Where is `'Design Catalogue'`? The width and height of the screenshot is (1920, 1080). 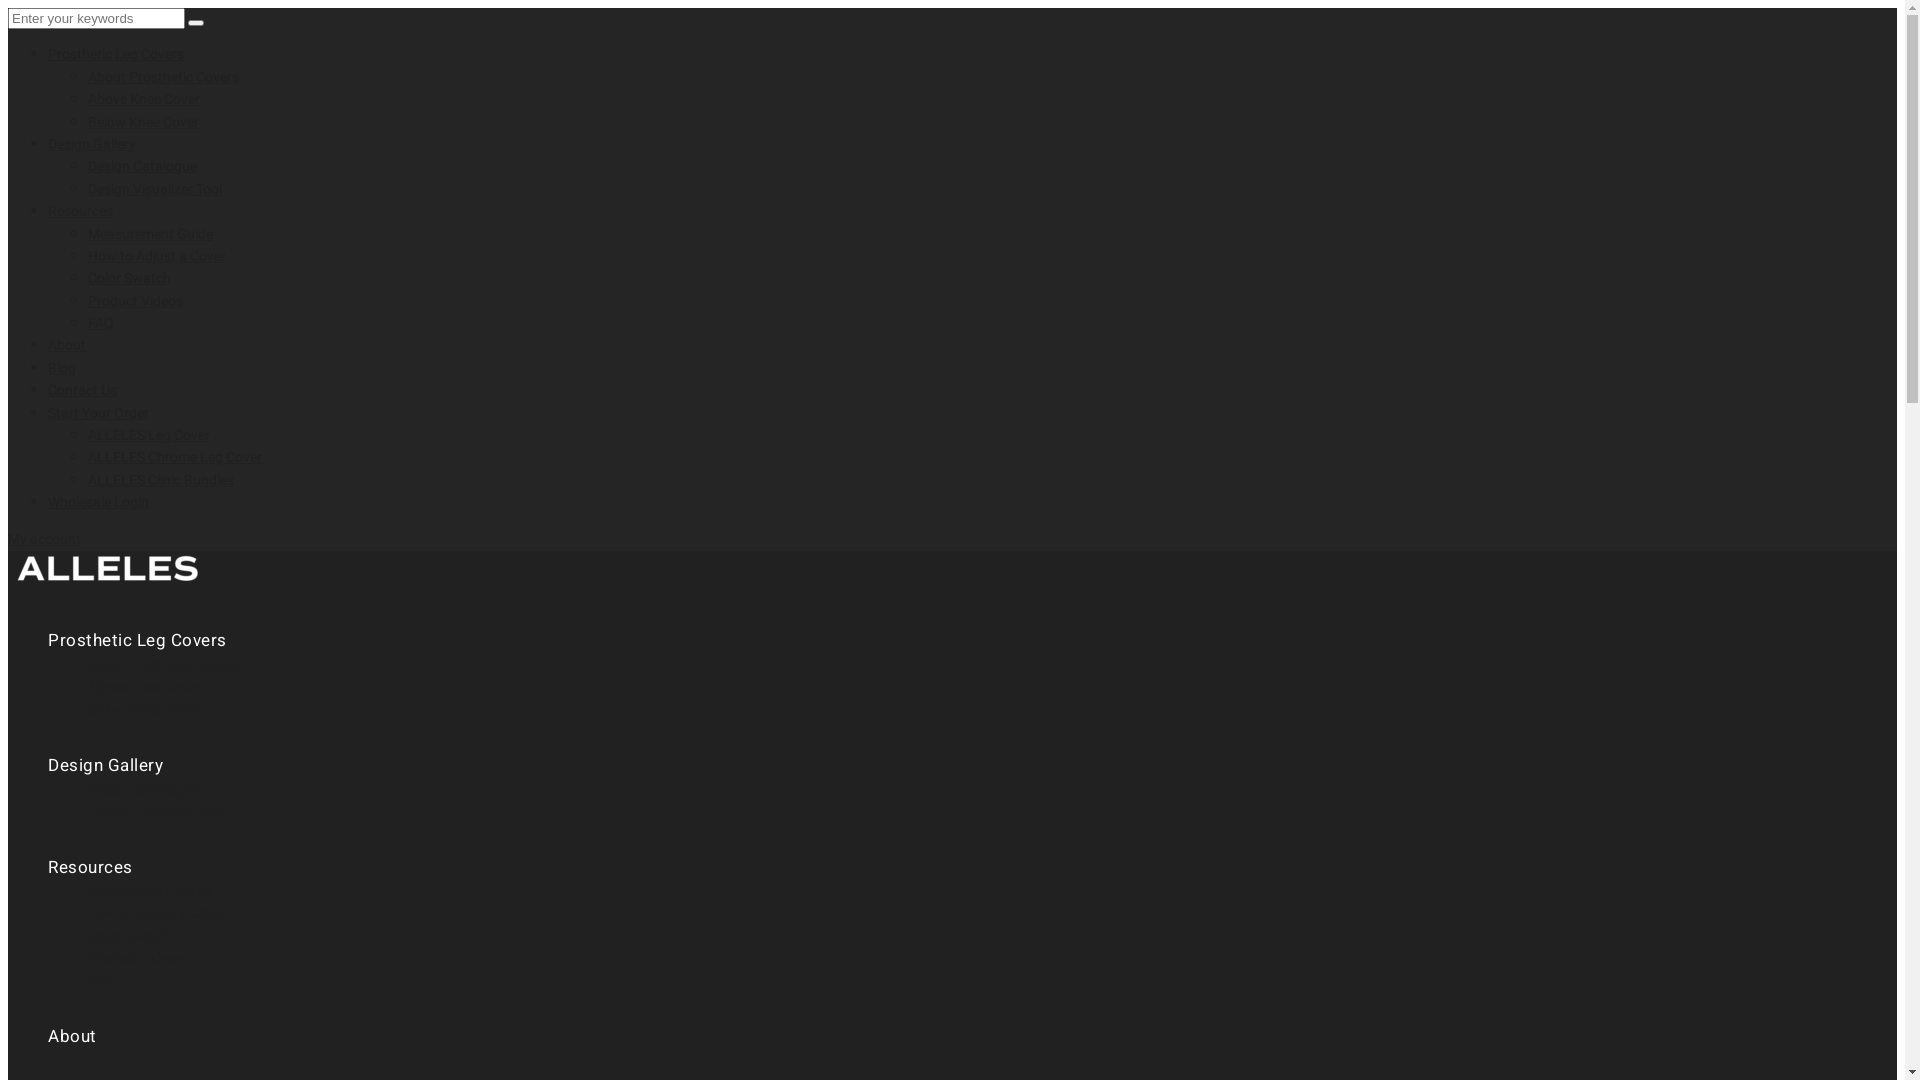 'Design Catalogue' is located at coordinates (141, 165).